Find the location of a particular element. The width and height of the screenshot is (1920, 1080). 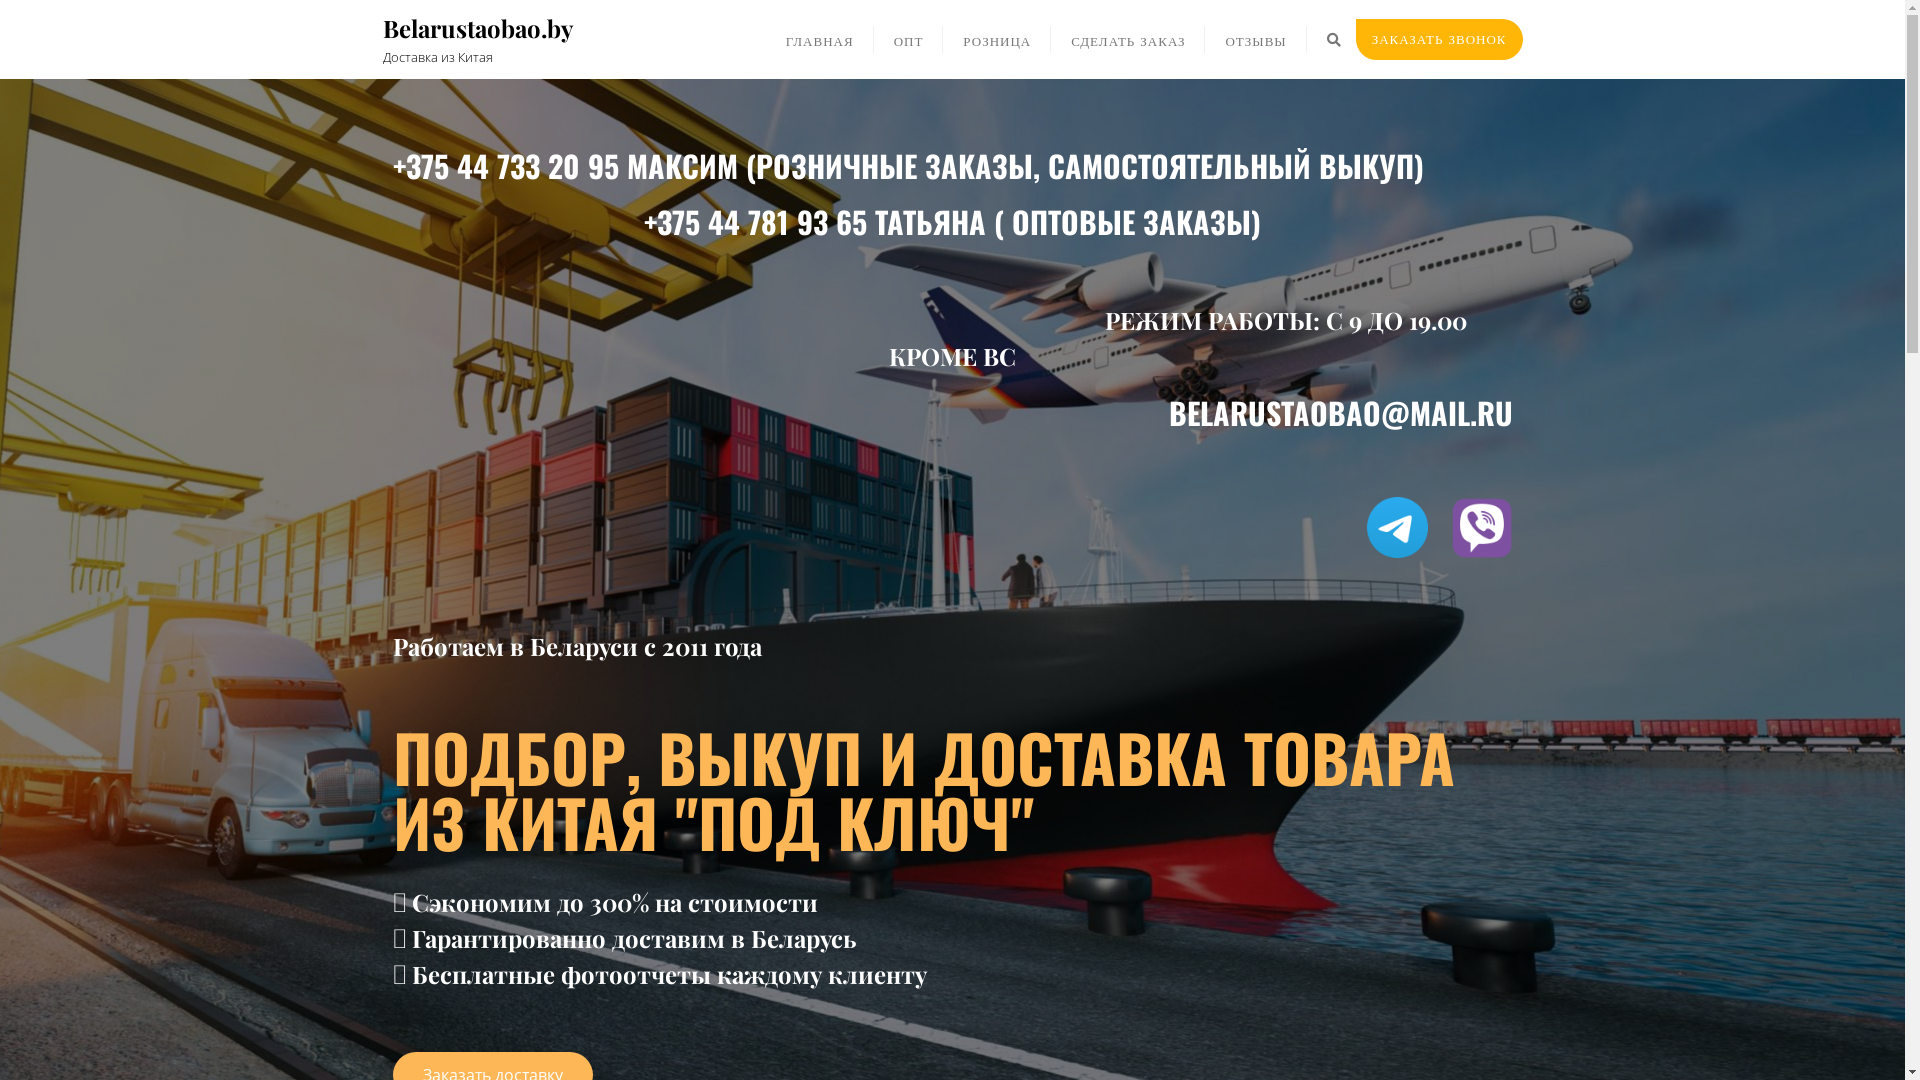

'BELARUSTAOBAO@MAIL.RU' is located at coordinates (1339, 410).